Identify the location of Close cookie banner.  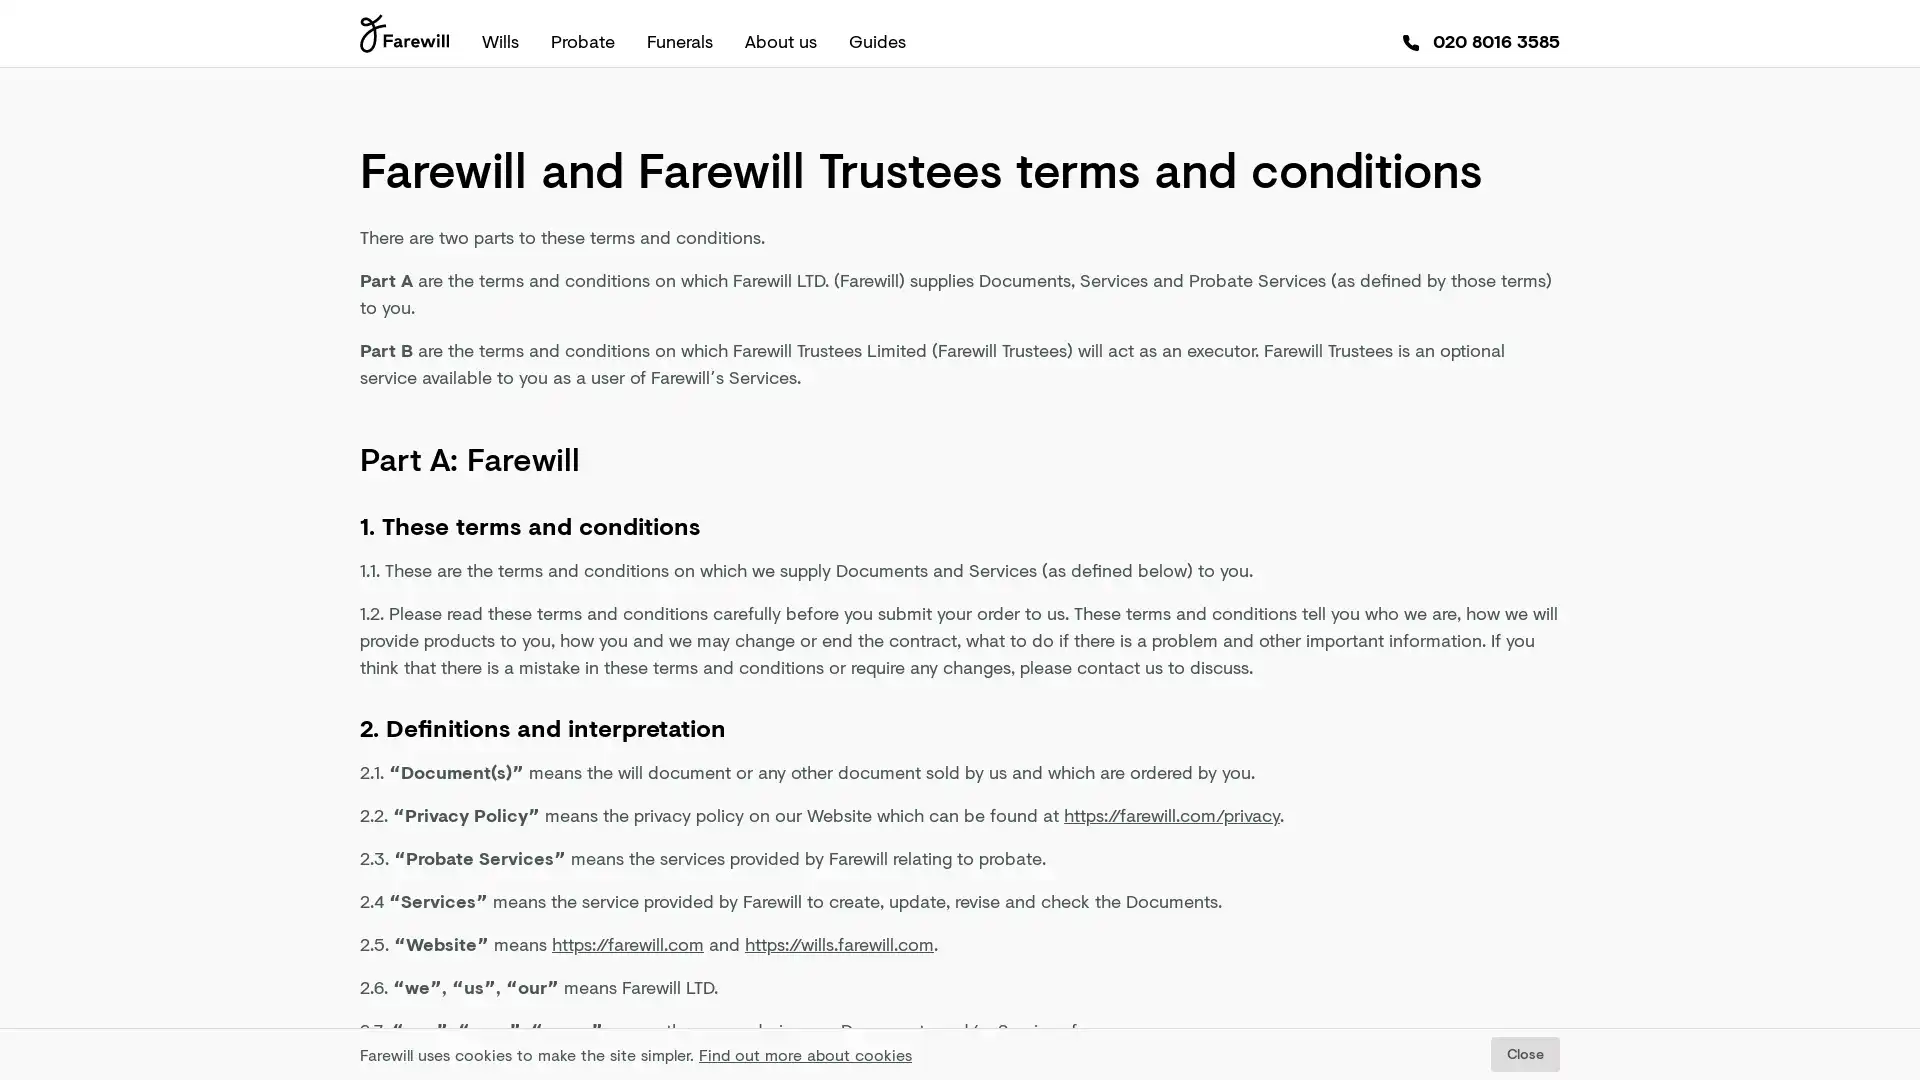
(1524, 1053).